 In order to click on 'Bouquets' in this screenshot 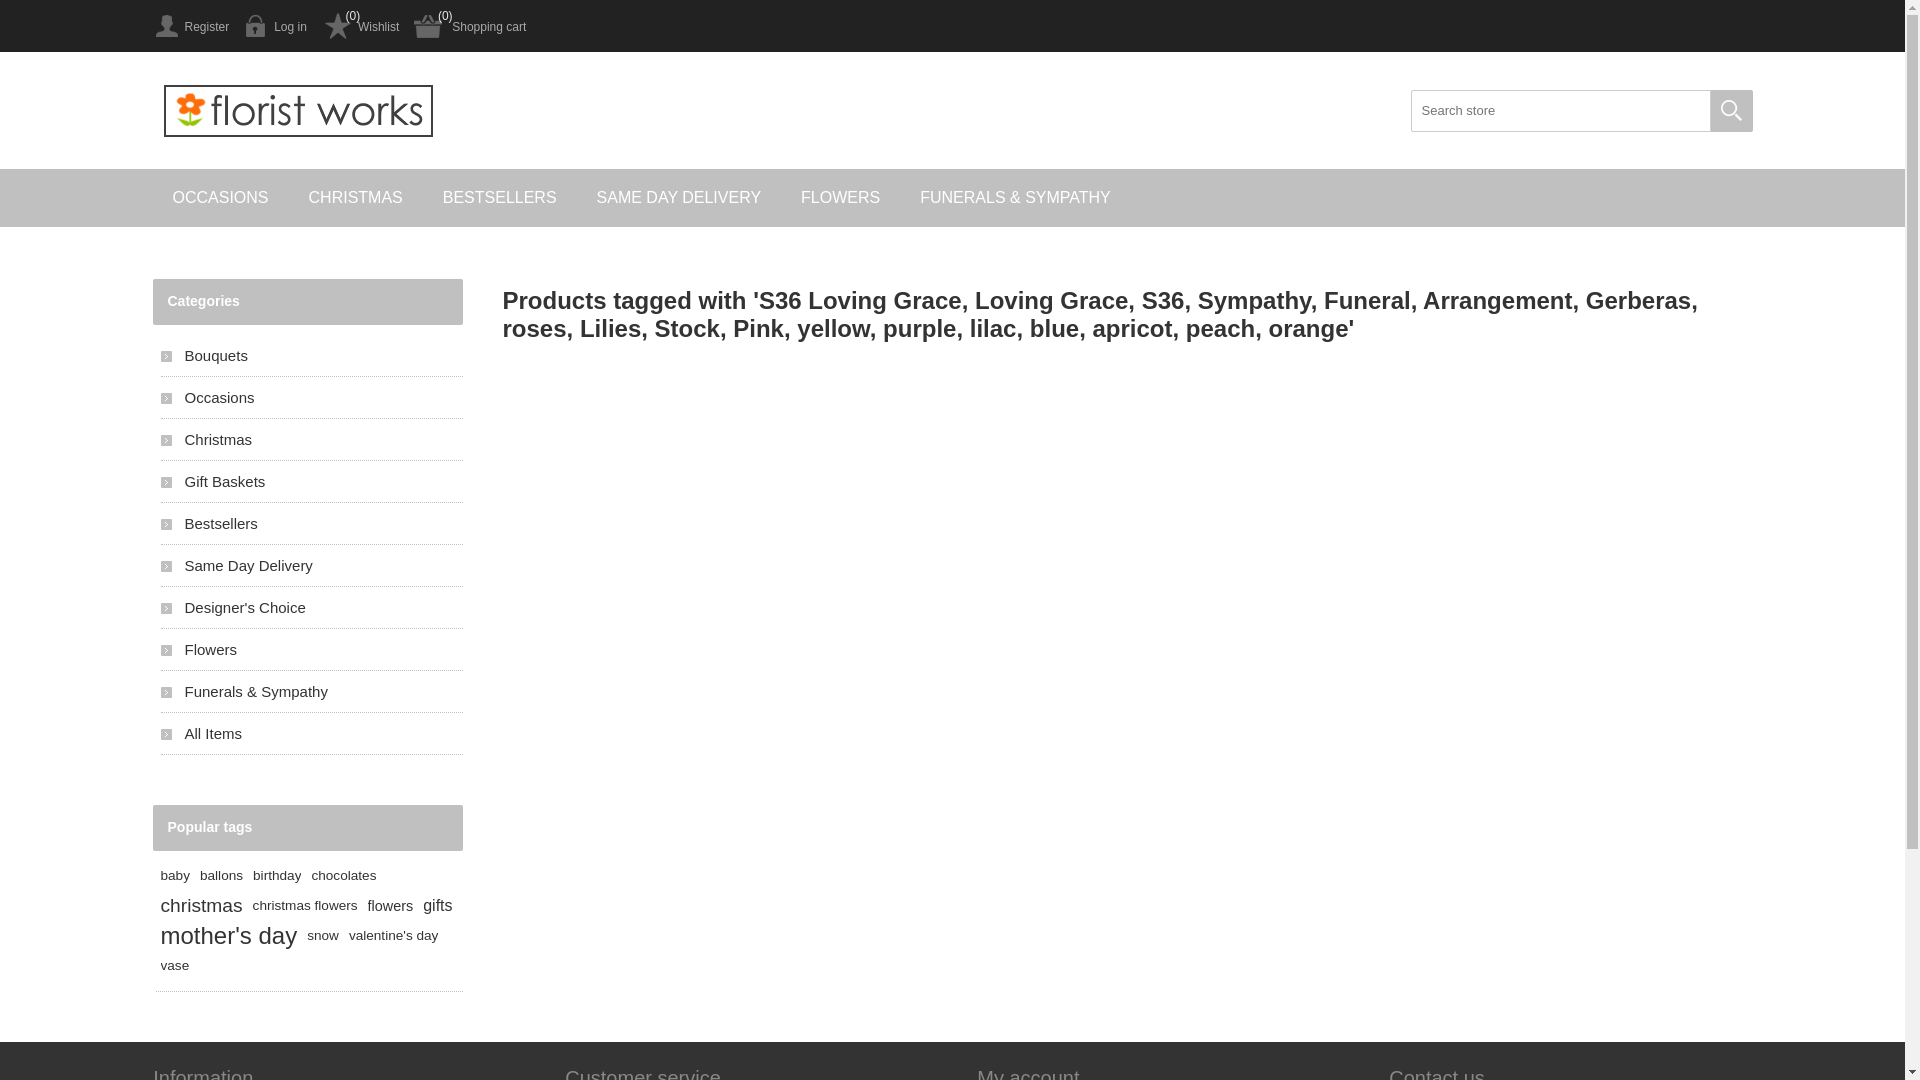, I will do `click(310, 354)`.